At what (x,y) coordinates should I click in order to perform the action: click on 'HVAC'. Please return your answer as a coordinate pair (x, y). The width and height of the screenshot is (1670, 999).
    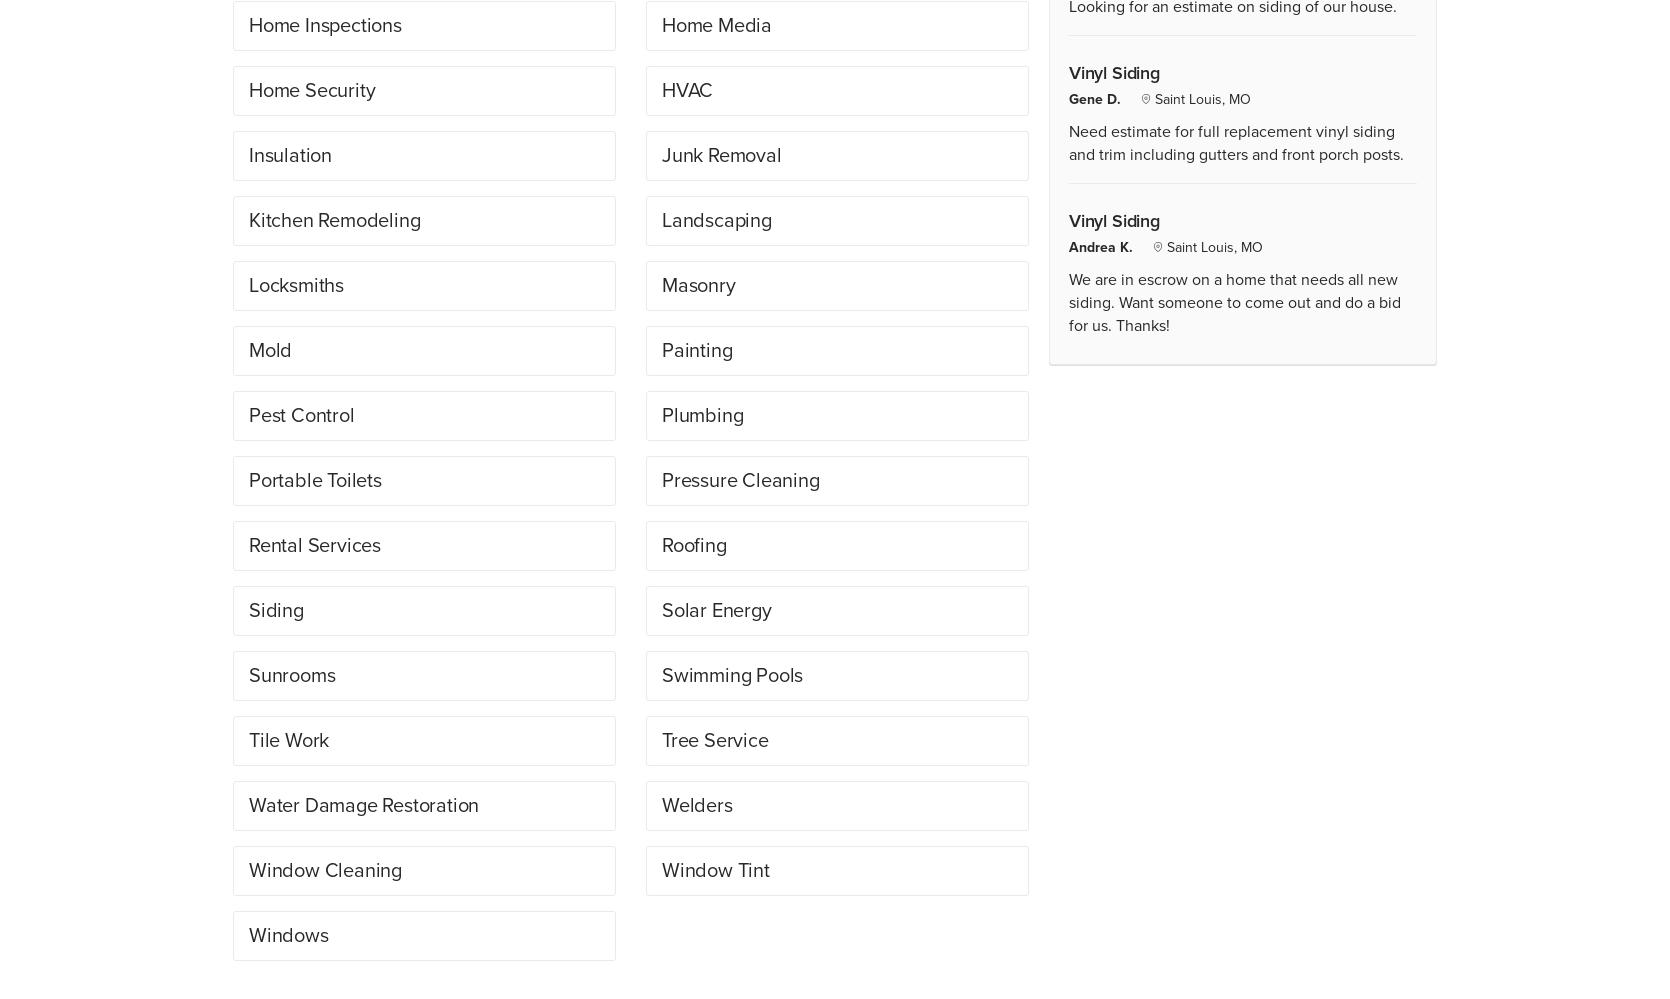
    Looking at the image, I should click on (660, 89).